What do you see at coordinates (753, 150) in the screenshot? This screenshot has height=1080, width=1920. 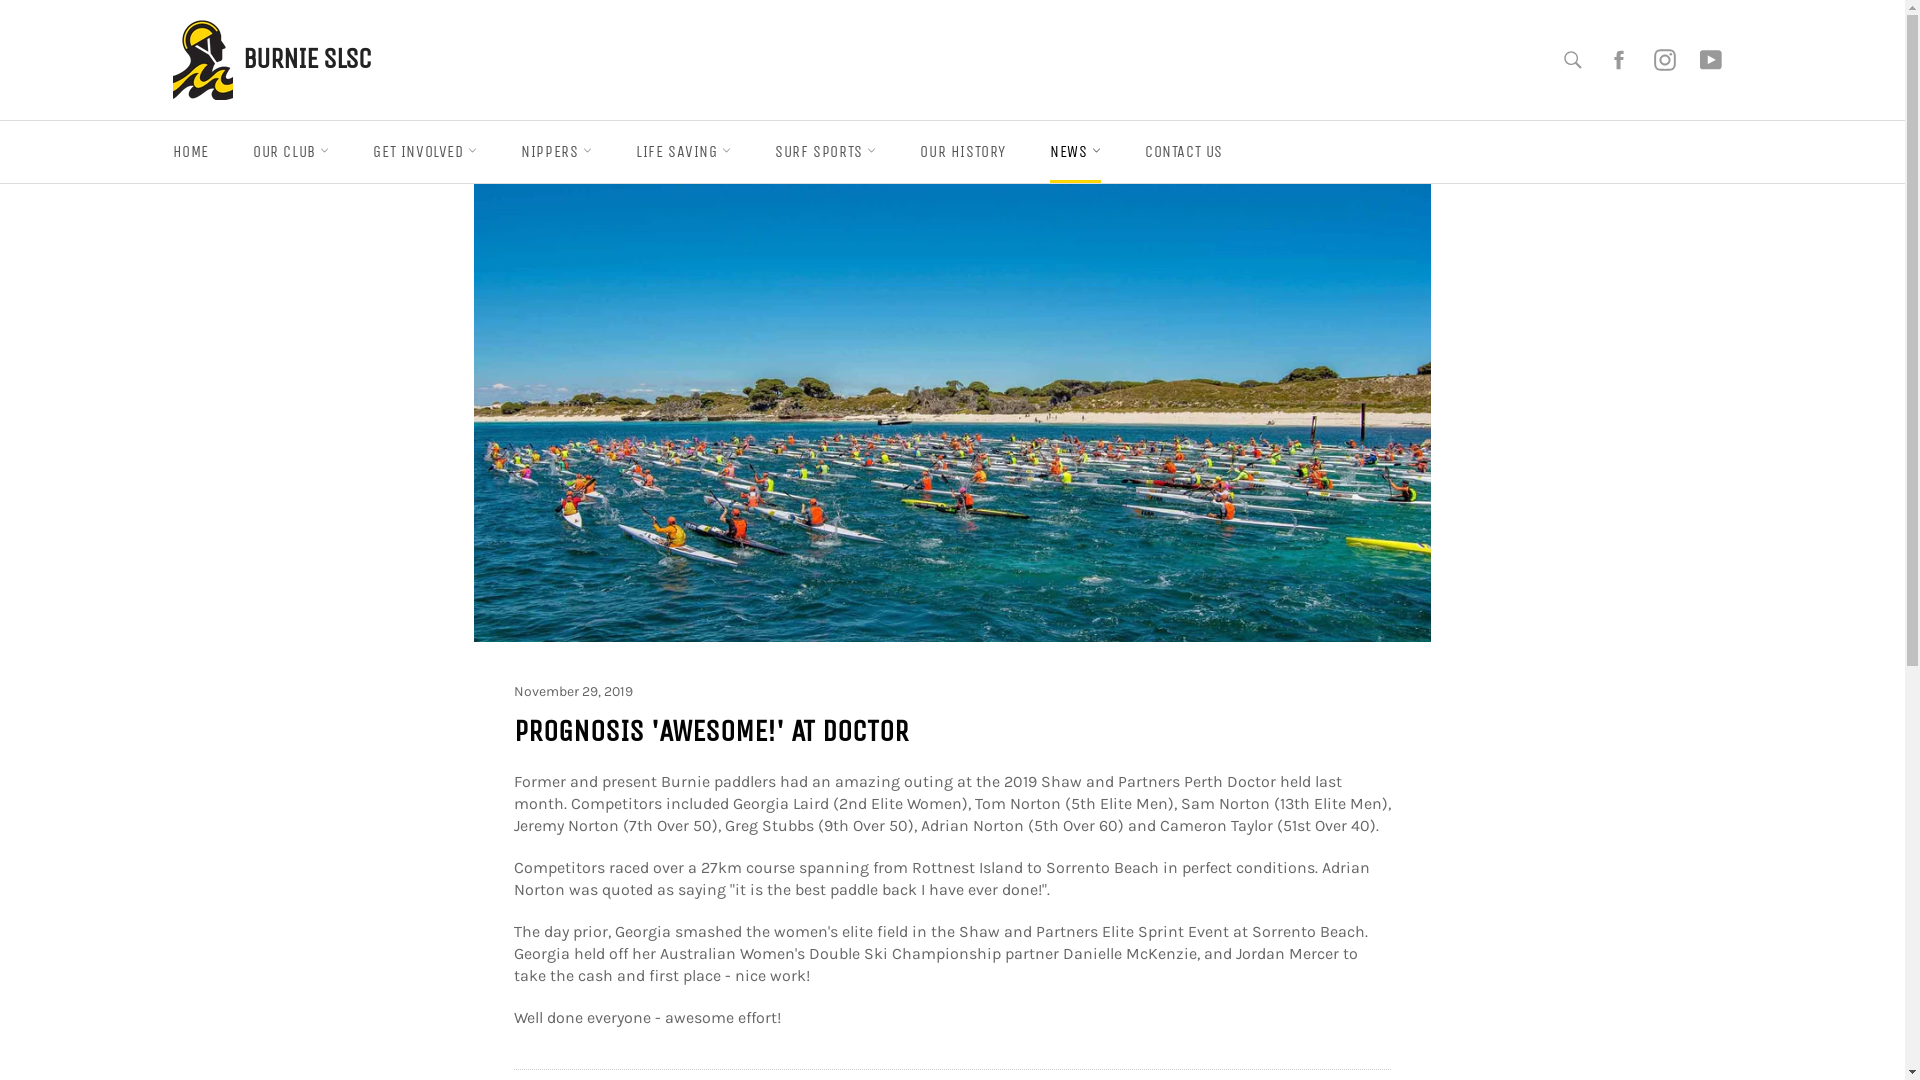 I see `'SURF SPORTS'` at bounding box center [753, 150].